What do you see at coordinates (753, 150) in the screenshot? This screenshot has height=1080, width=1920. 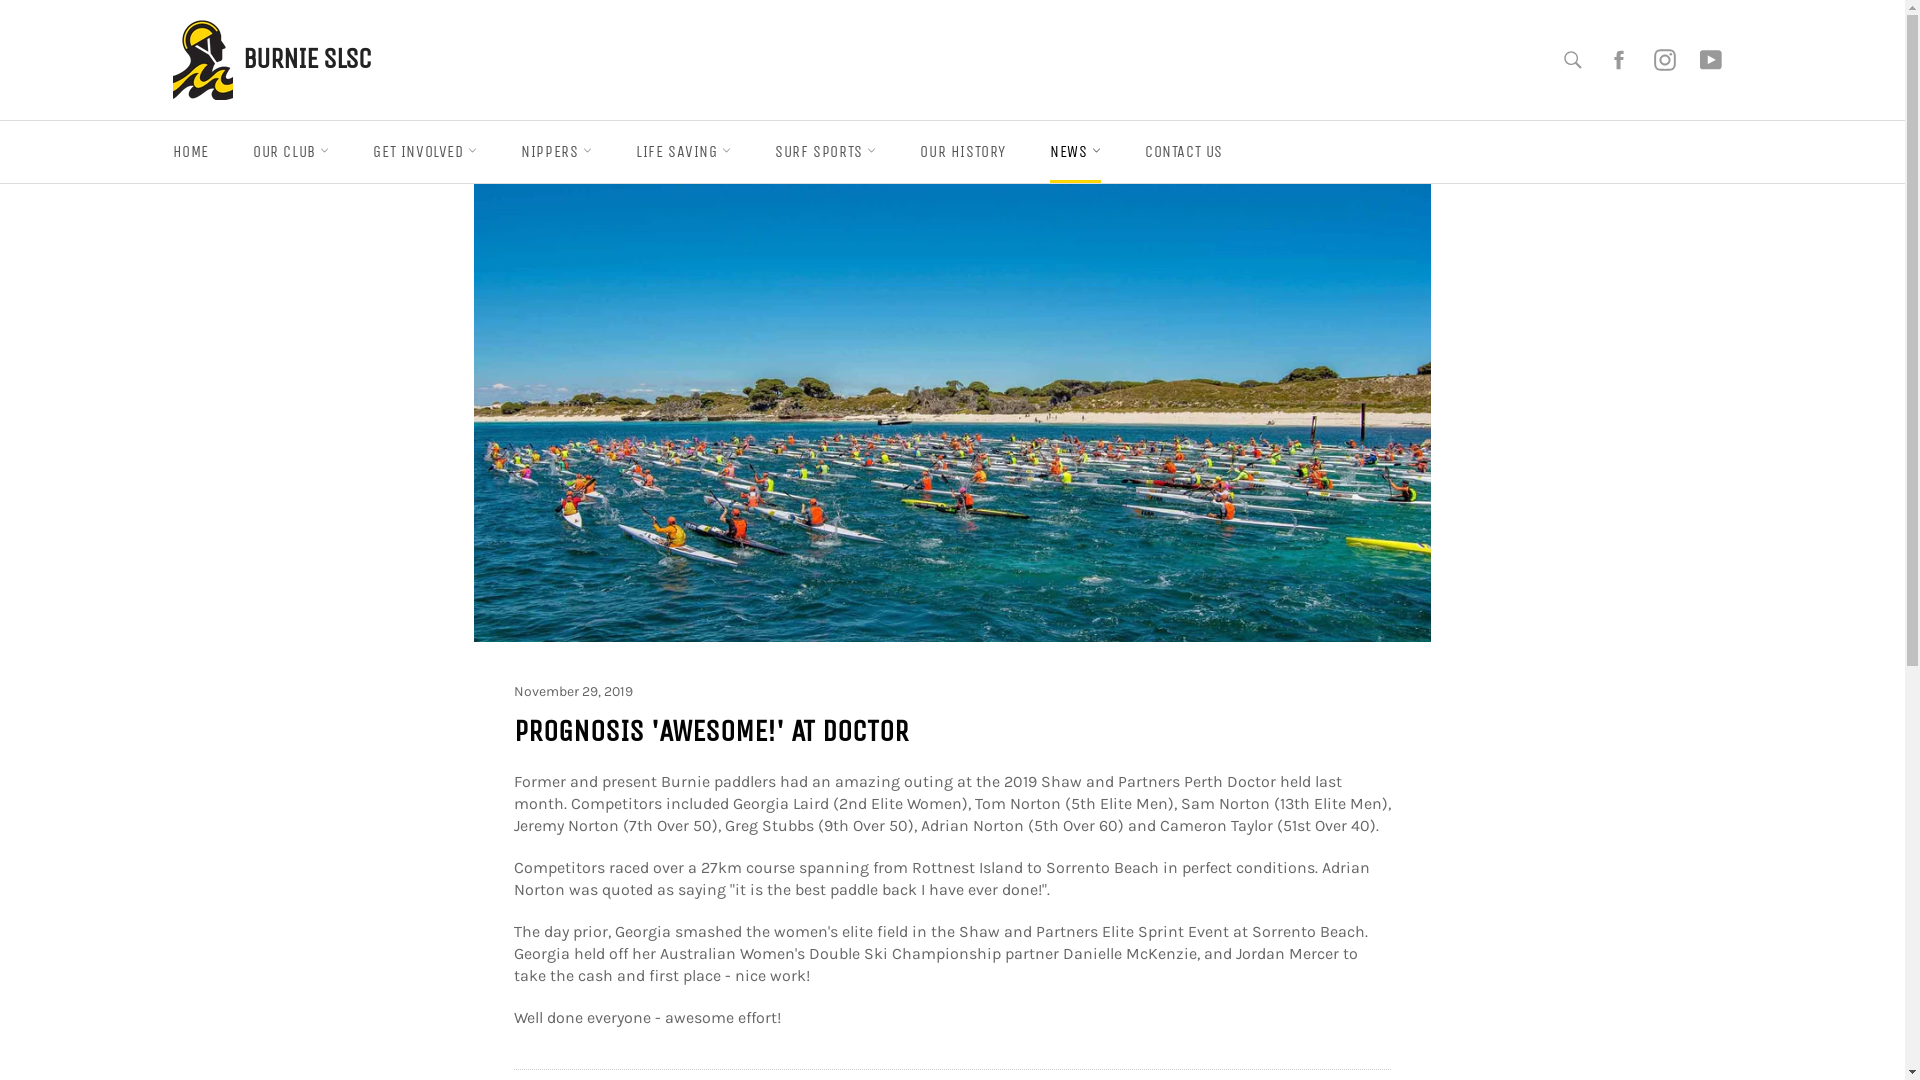 I see `'SURF SPORTS'` at bounding box center [753, 150].